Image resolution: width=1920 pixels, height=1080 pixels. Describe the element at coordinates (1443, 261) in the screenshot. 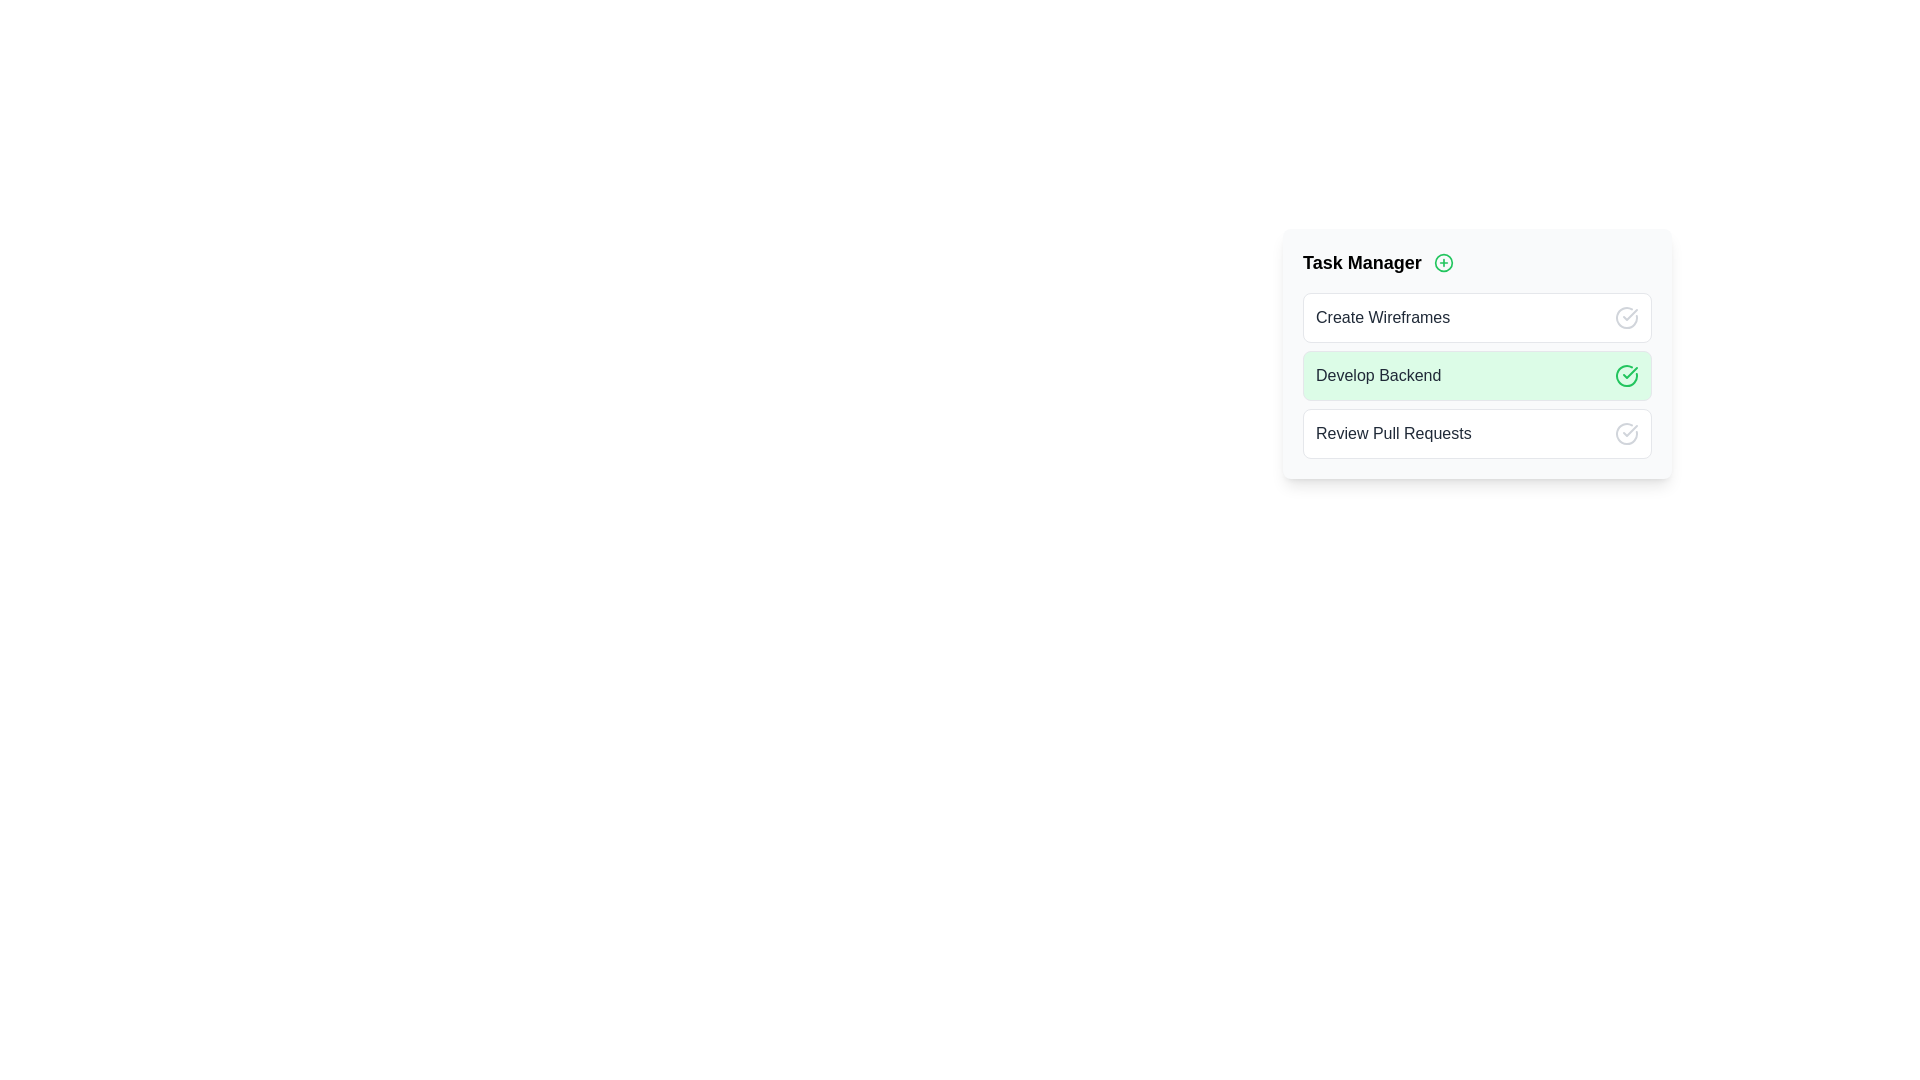

I see `the 'add' or 'create' button related to the Task Manager, positioned to the right of the 'Task Manager' header text` at that location.